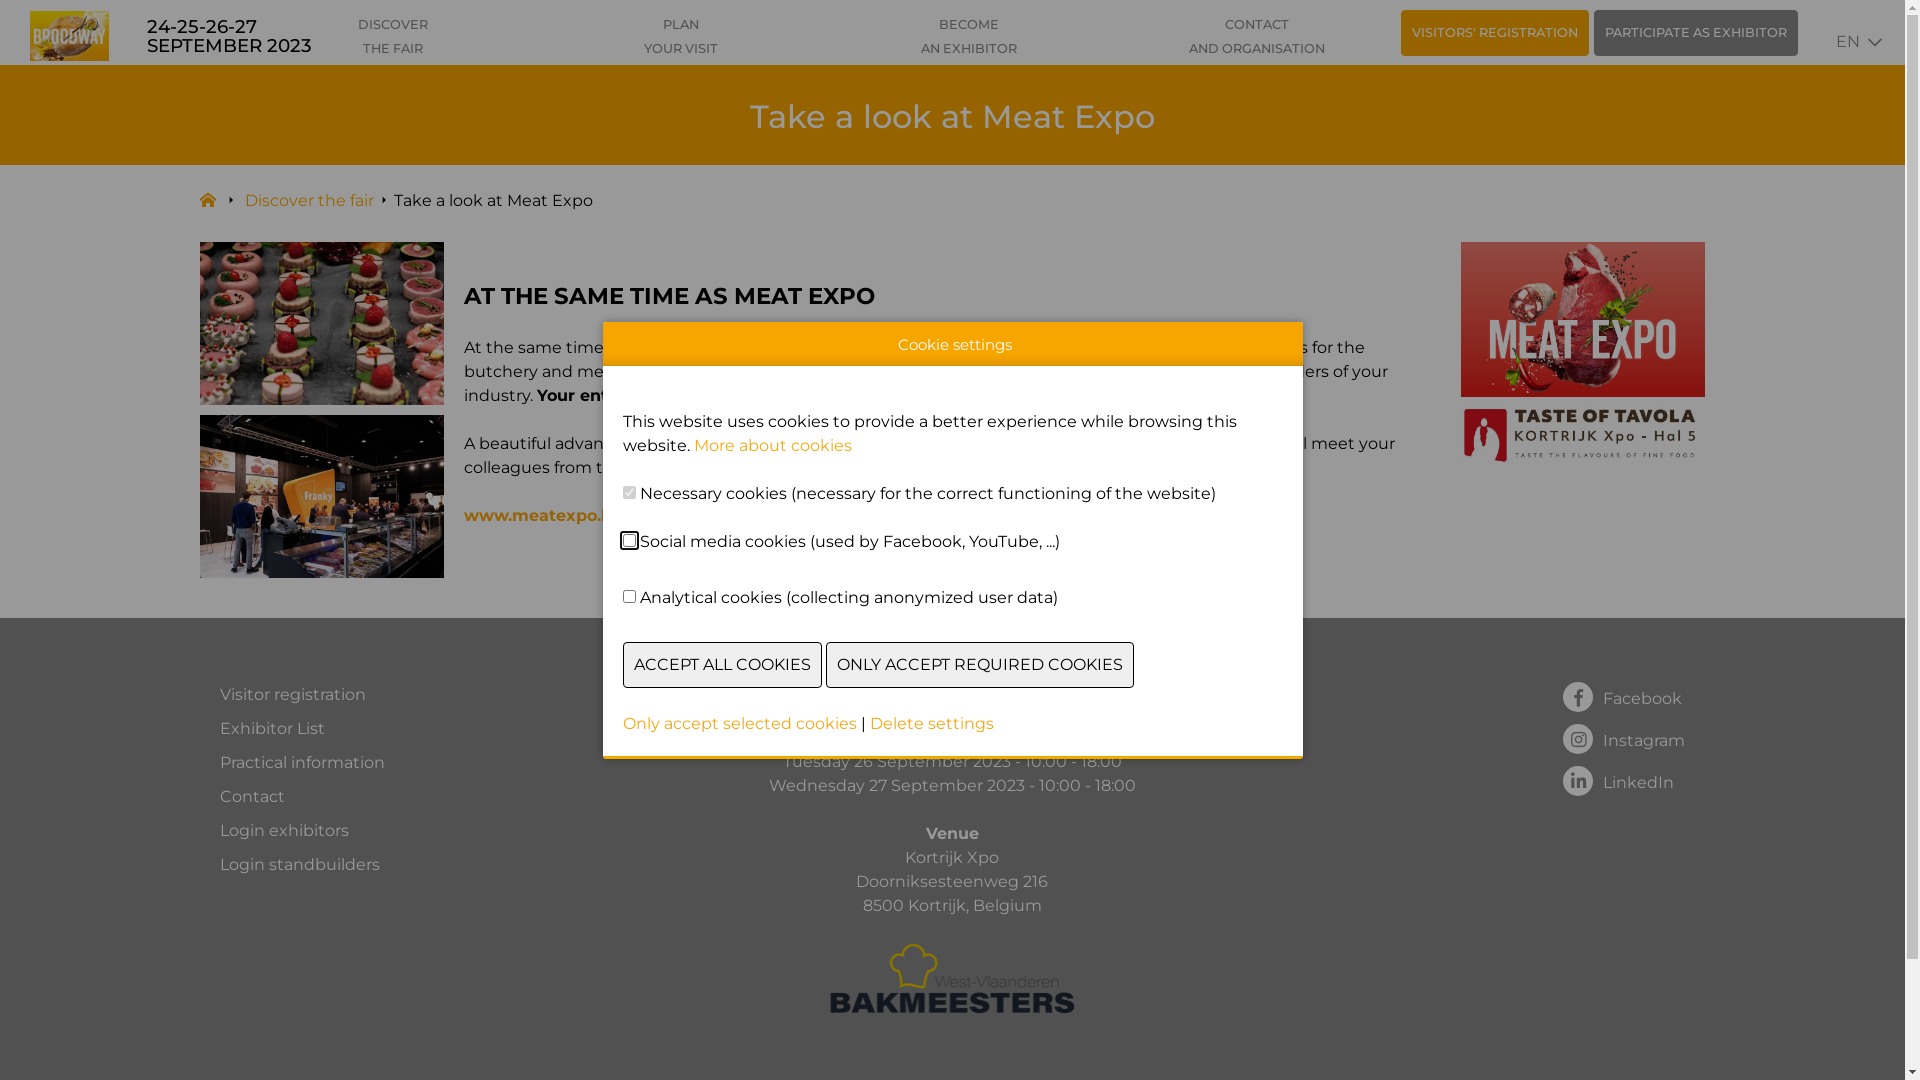 The width and height of the screenshot is (1920, 1080). Describe the element at coordinates (738, 723) in the screenshot. I see `'Only accept selected cookies'` at that location.